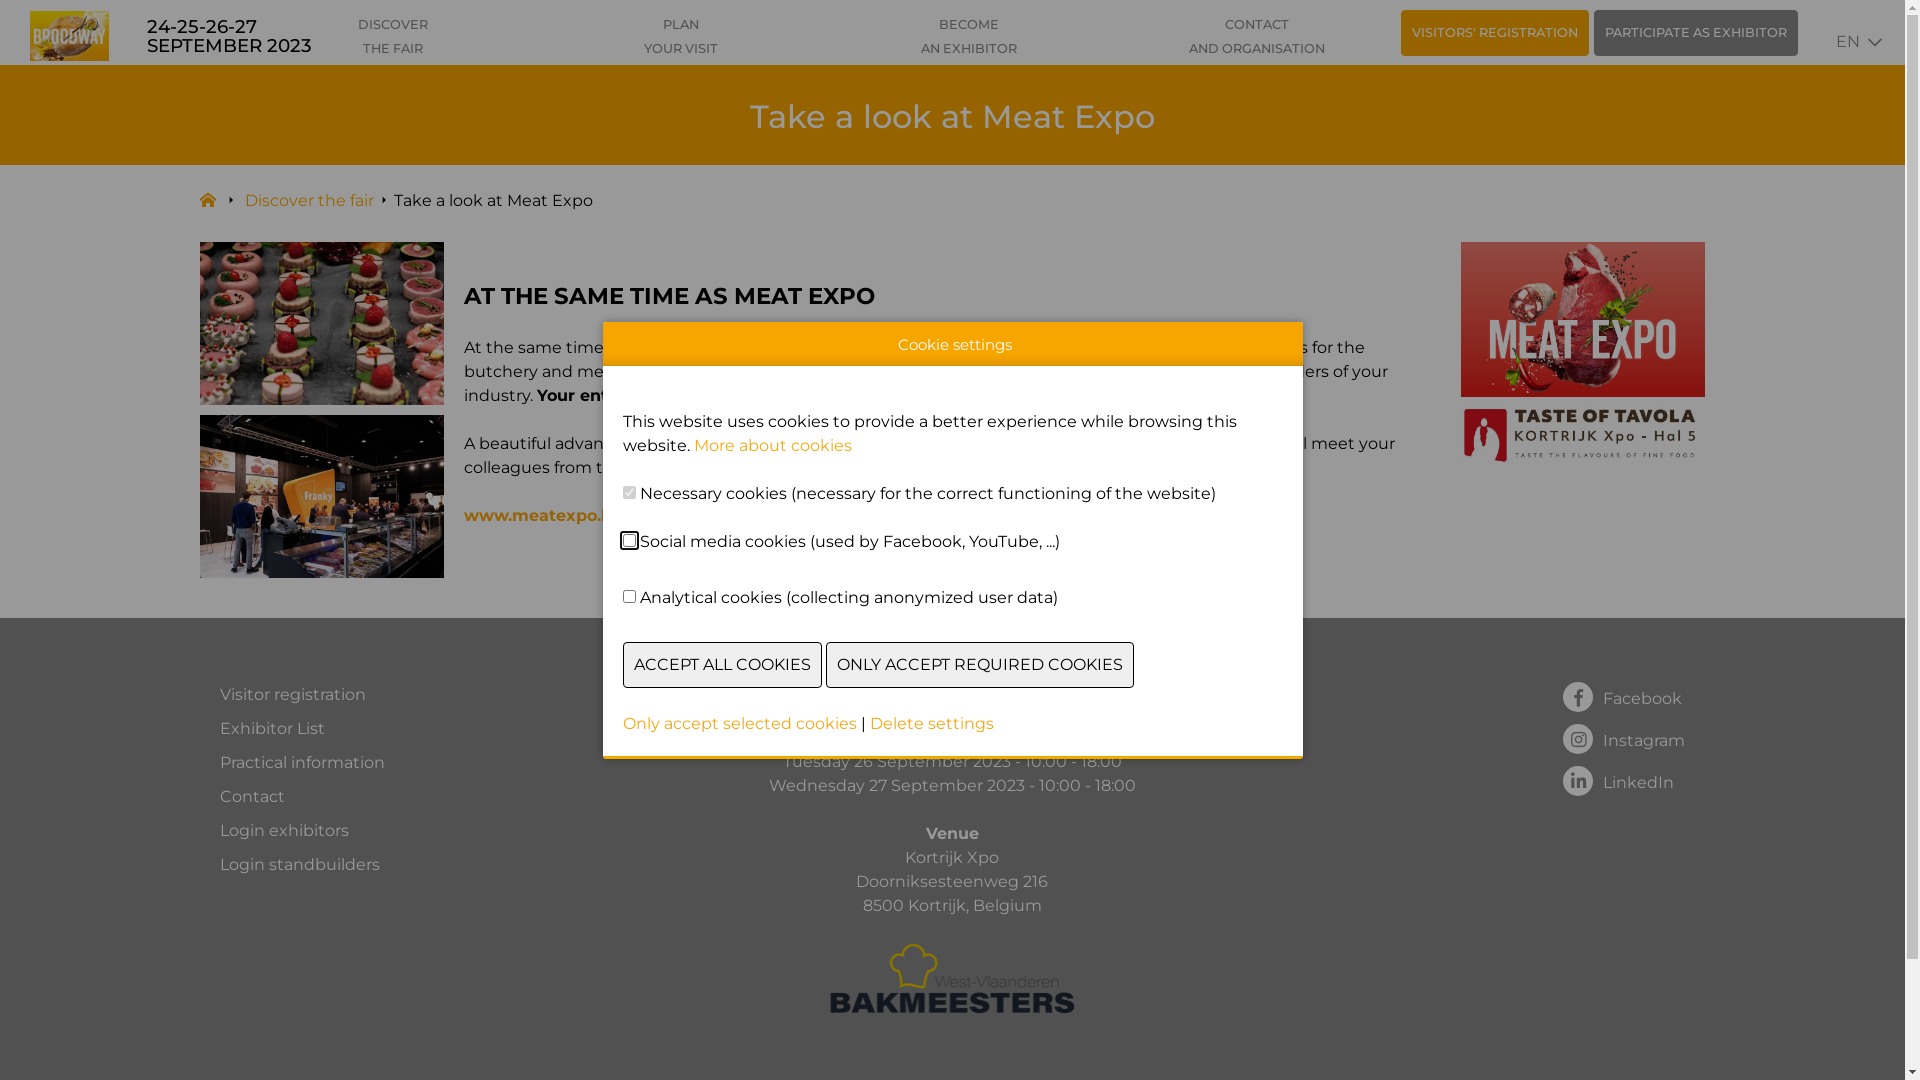 The width and height of the screenshot is (1920, 1080). Describe the element at coordinates (738, 723) in the screenshot. I see `'Only accept selected cookies'` at that location.